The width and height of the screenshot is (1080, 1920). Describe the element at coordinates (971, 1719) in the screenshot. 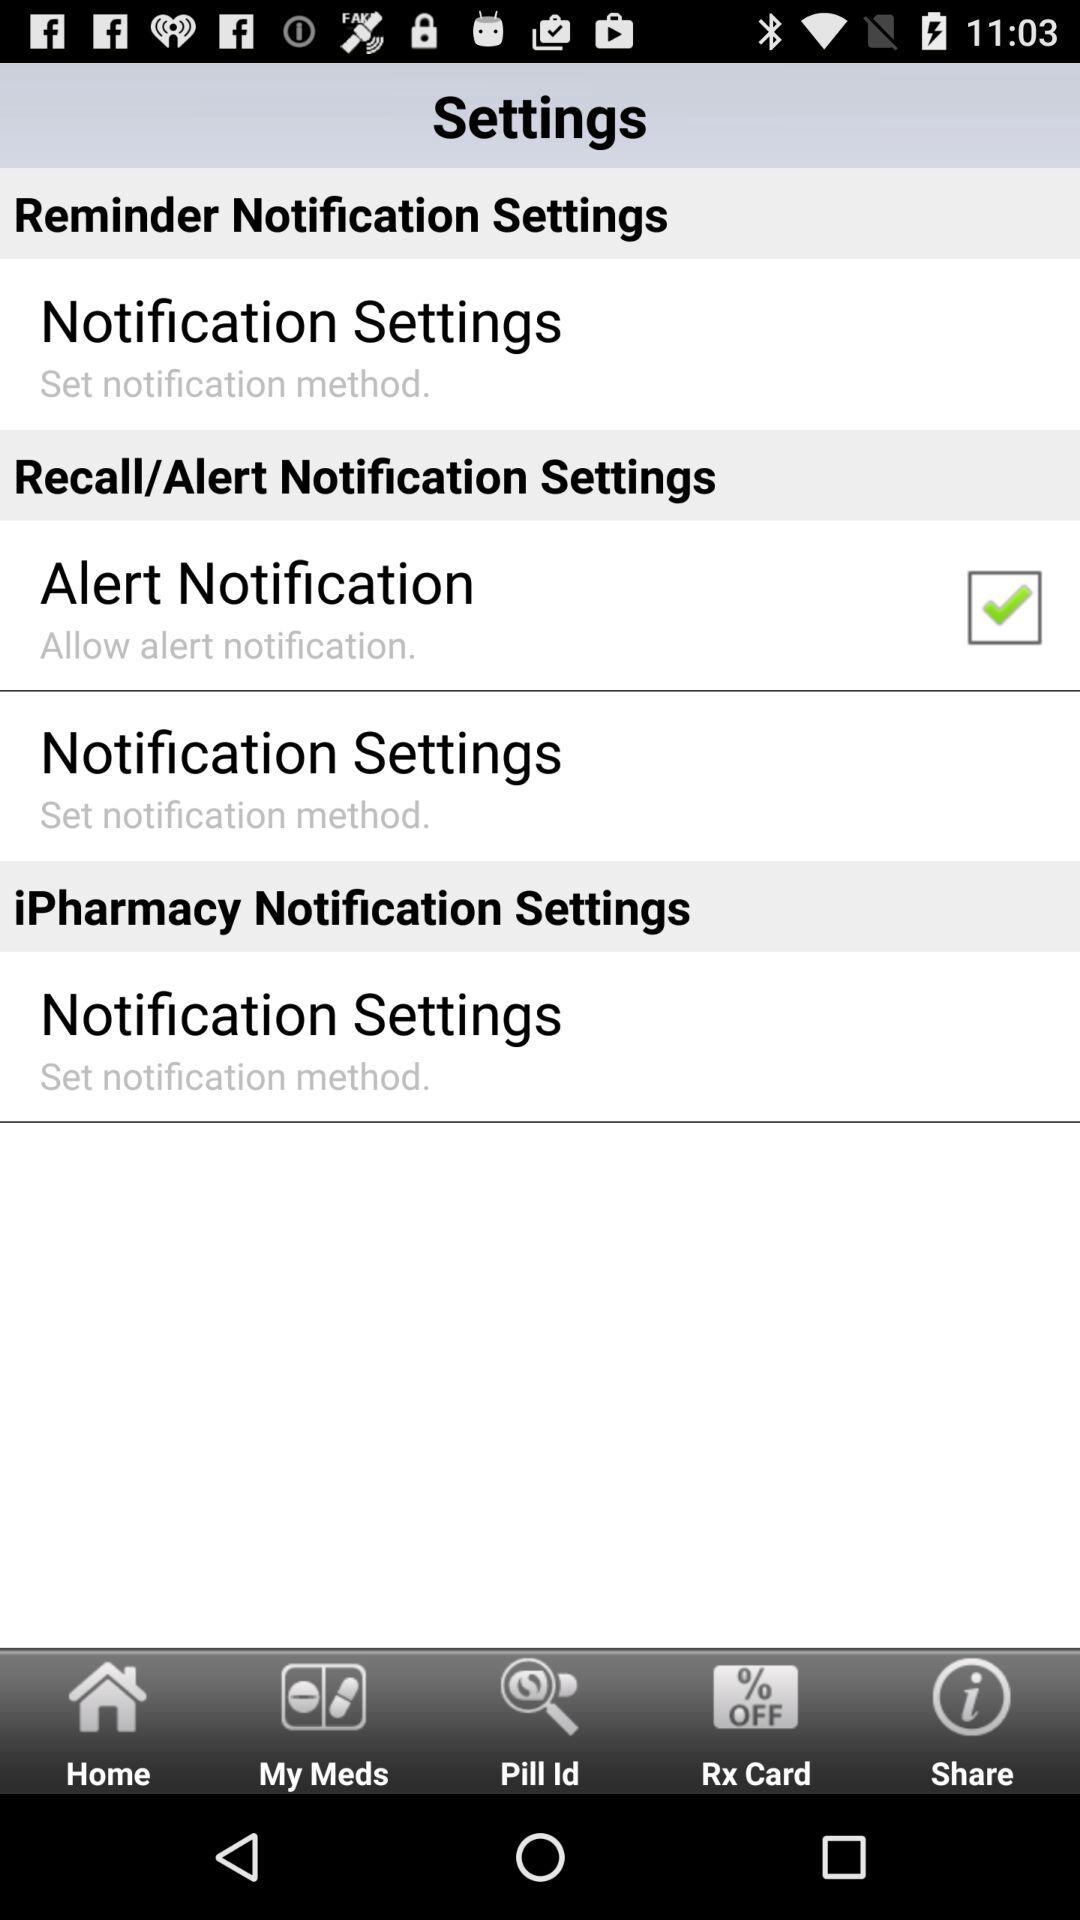

I see `share item` at that location.